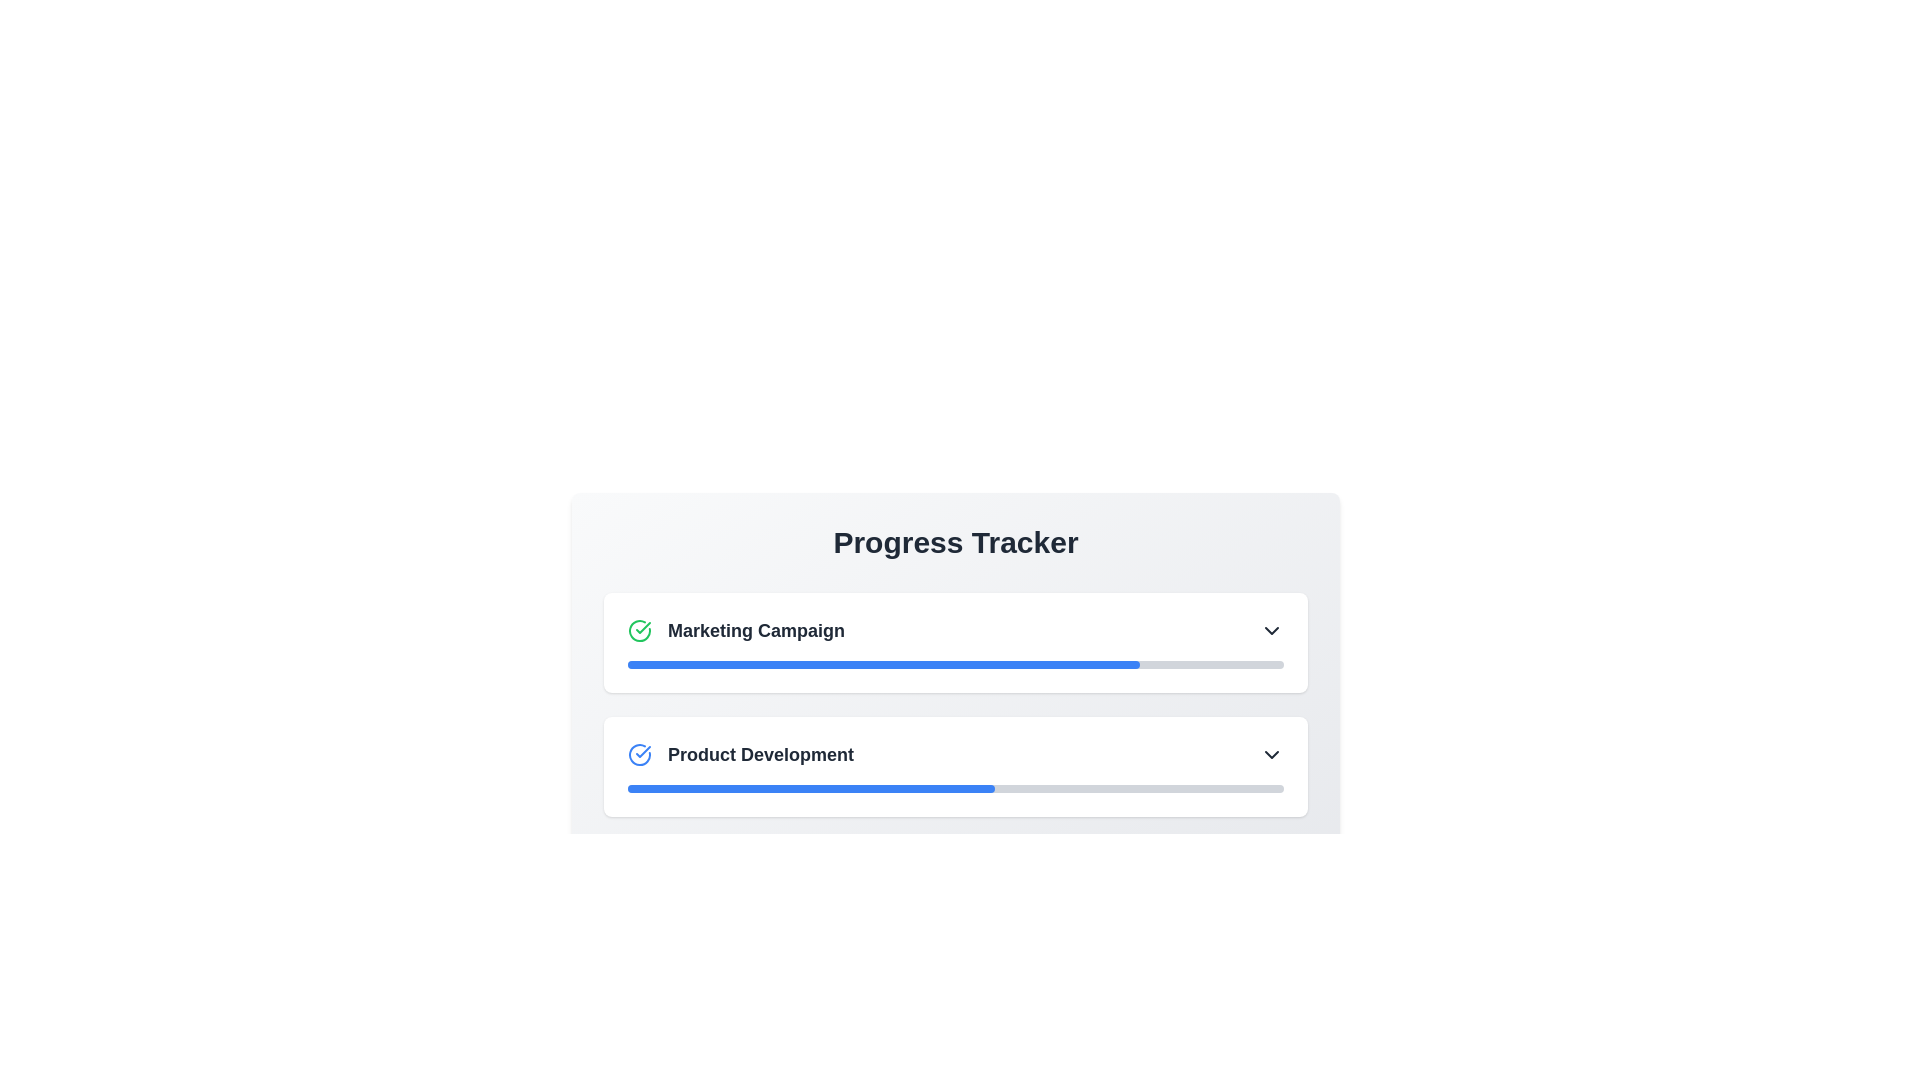 The image size is (1920, 1080). I want to click on the 'Marketing Campaign' progress tracker label, which is positioned in the upper widget and has a green checkmark icon to its left and an interactive dropdown icon to its right, so click(735, 631).